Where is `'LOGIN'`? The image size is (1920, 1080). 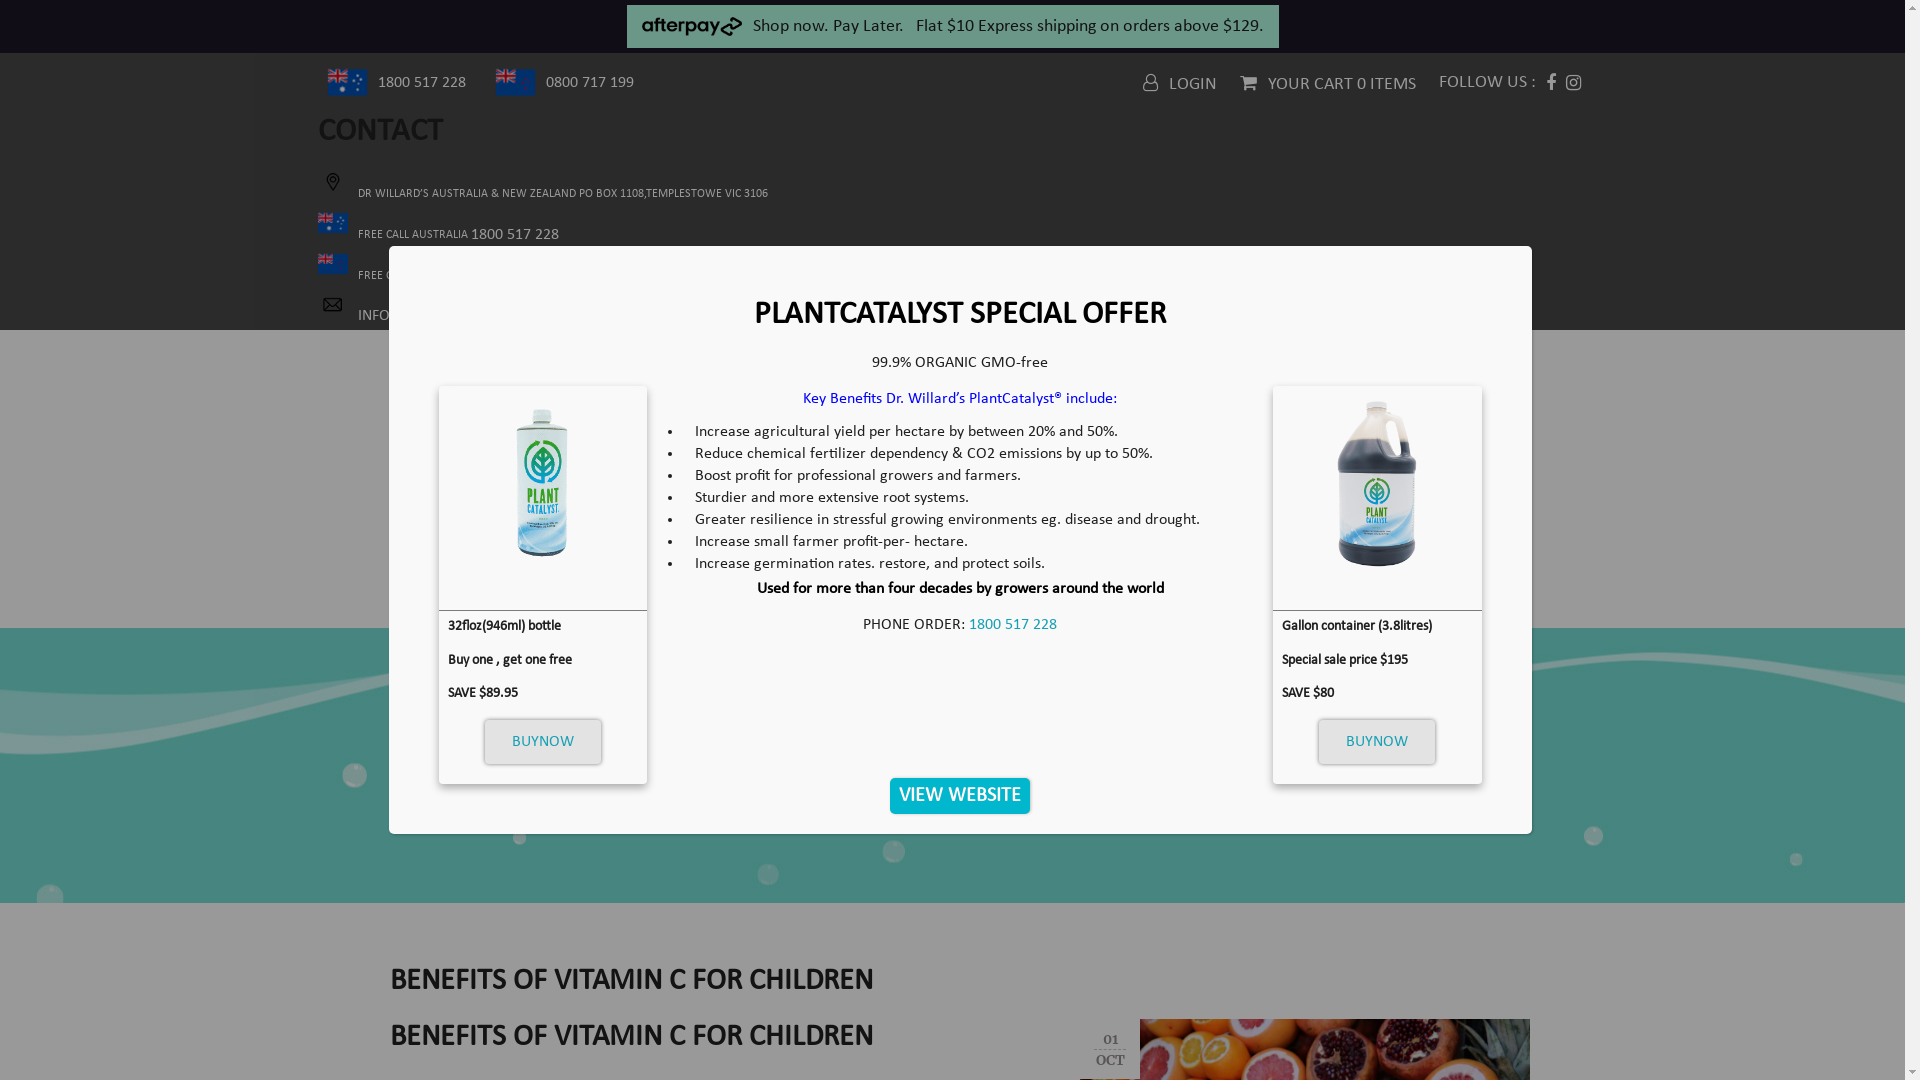
'LOGIN' is located at coordinates (1179, 83).